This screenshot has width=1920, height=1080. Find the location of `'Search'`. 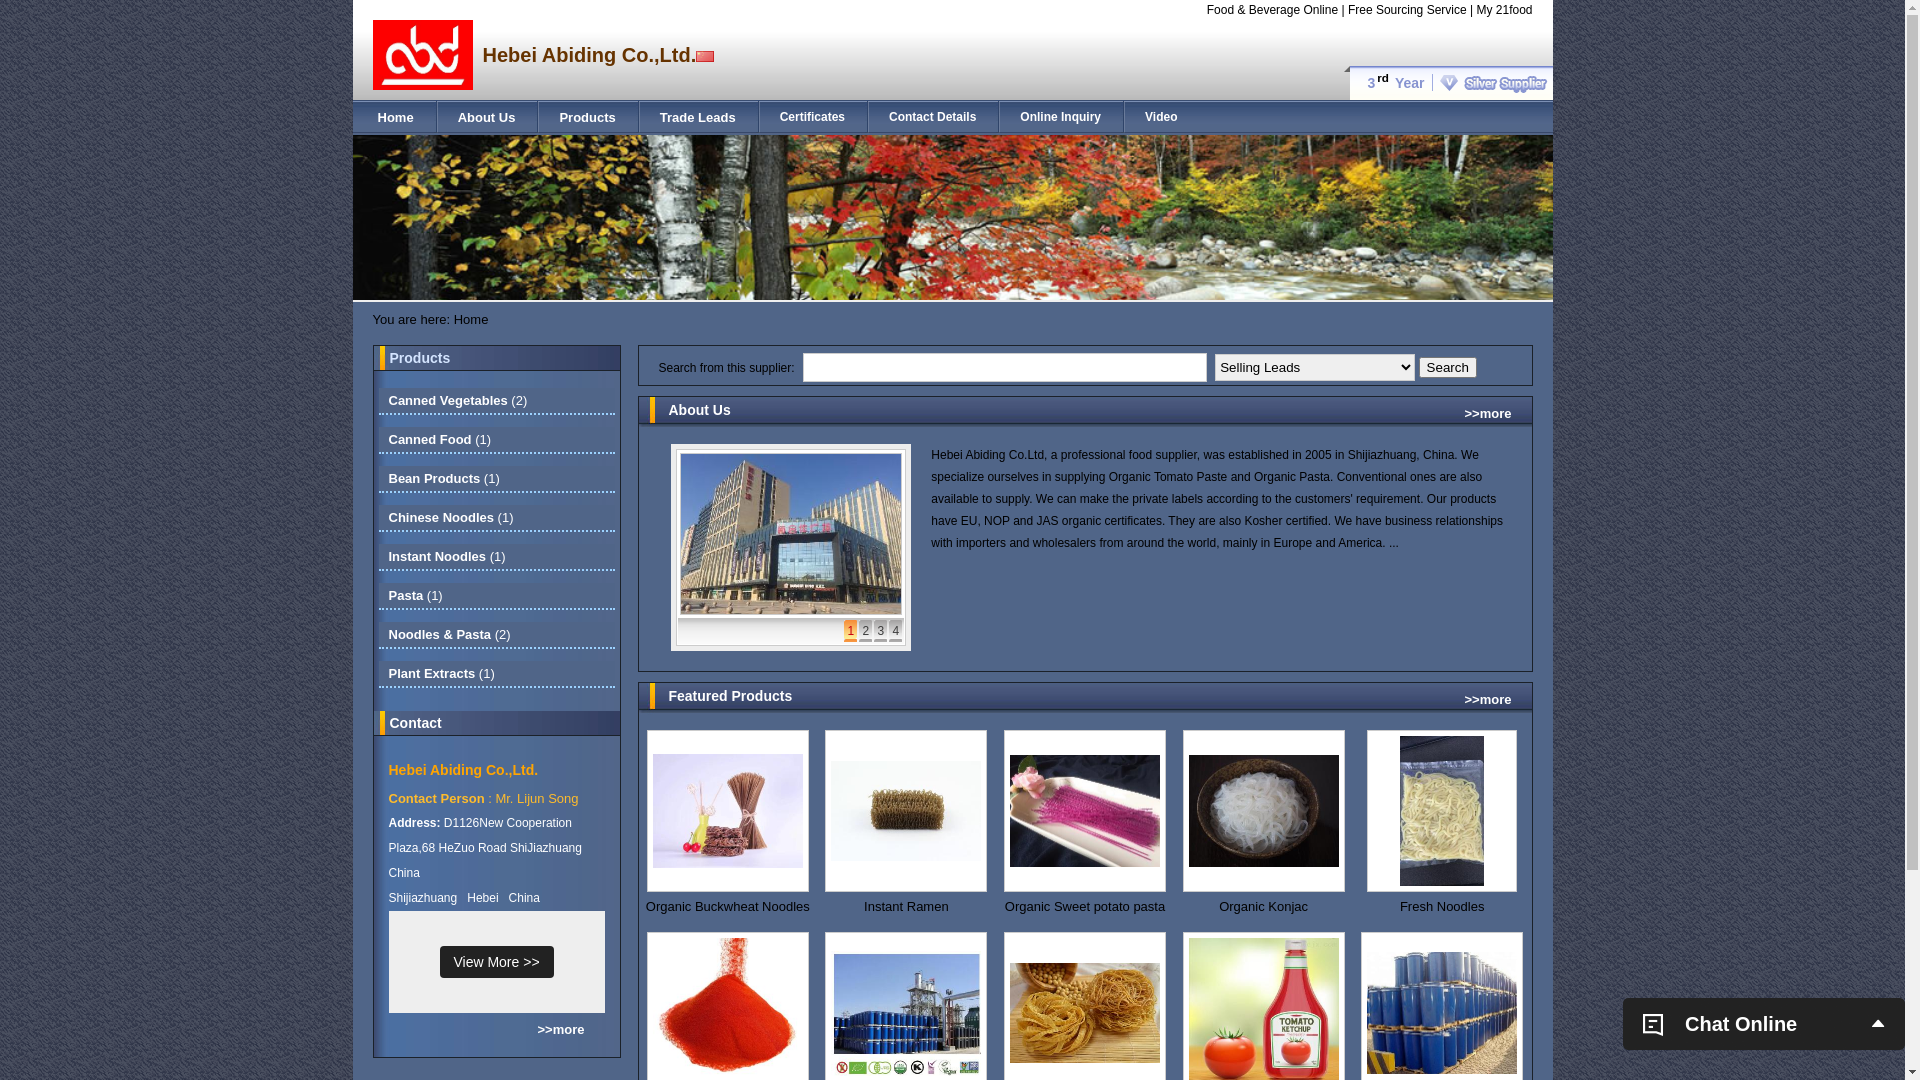

'Search' is located at coordinates (1448, 367).